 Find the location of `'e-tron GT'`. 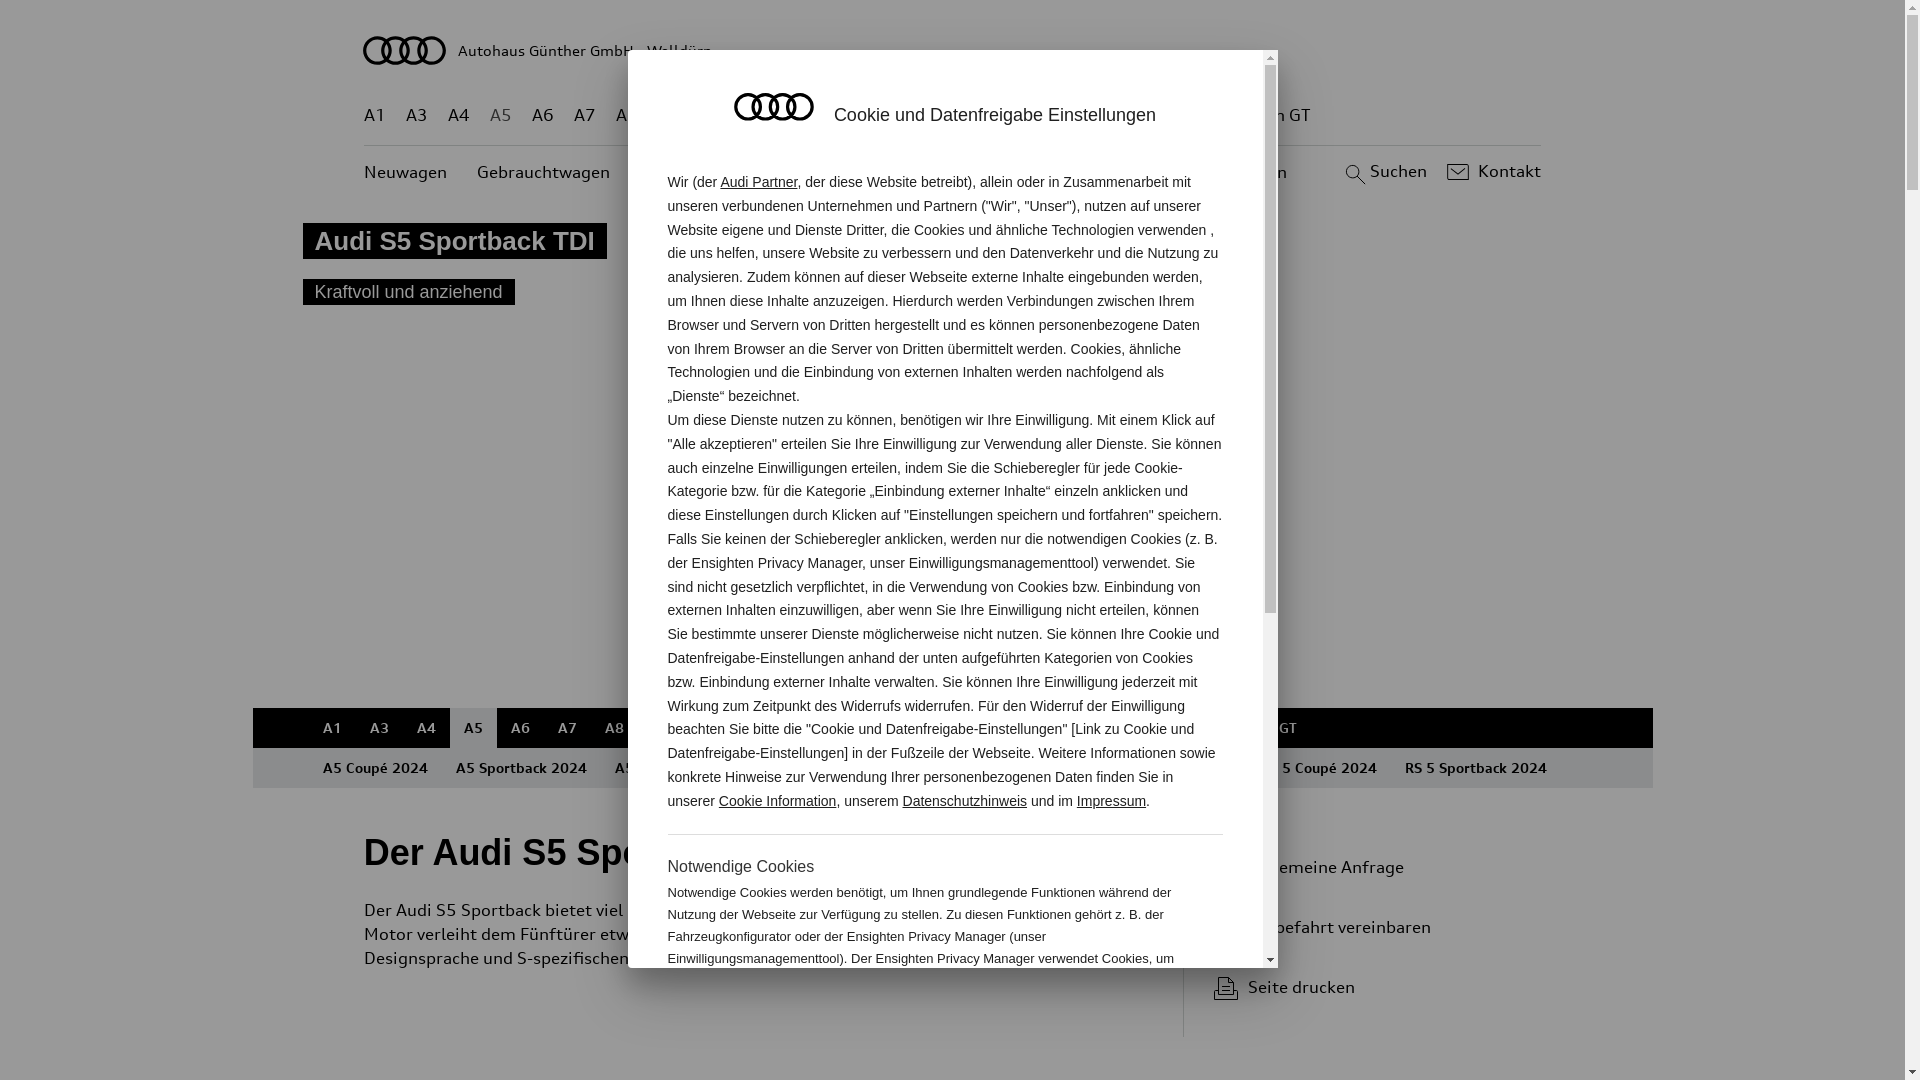

'e-tron GT' is located at coordinates (1235, 115).